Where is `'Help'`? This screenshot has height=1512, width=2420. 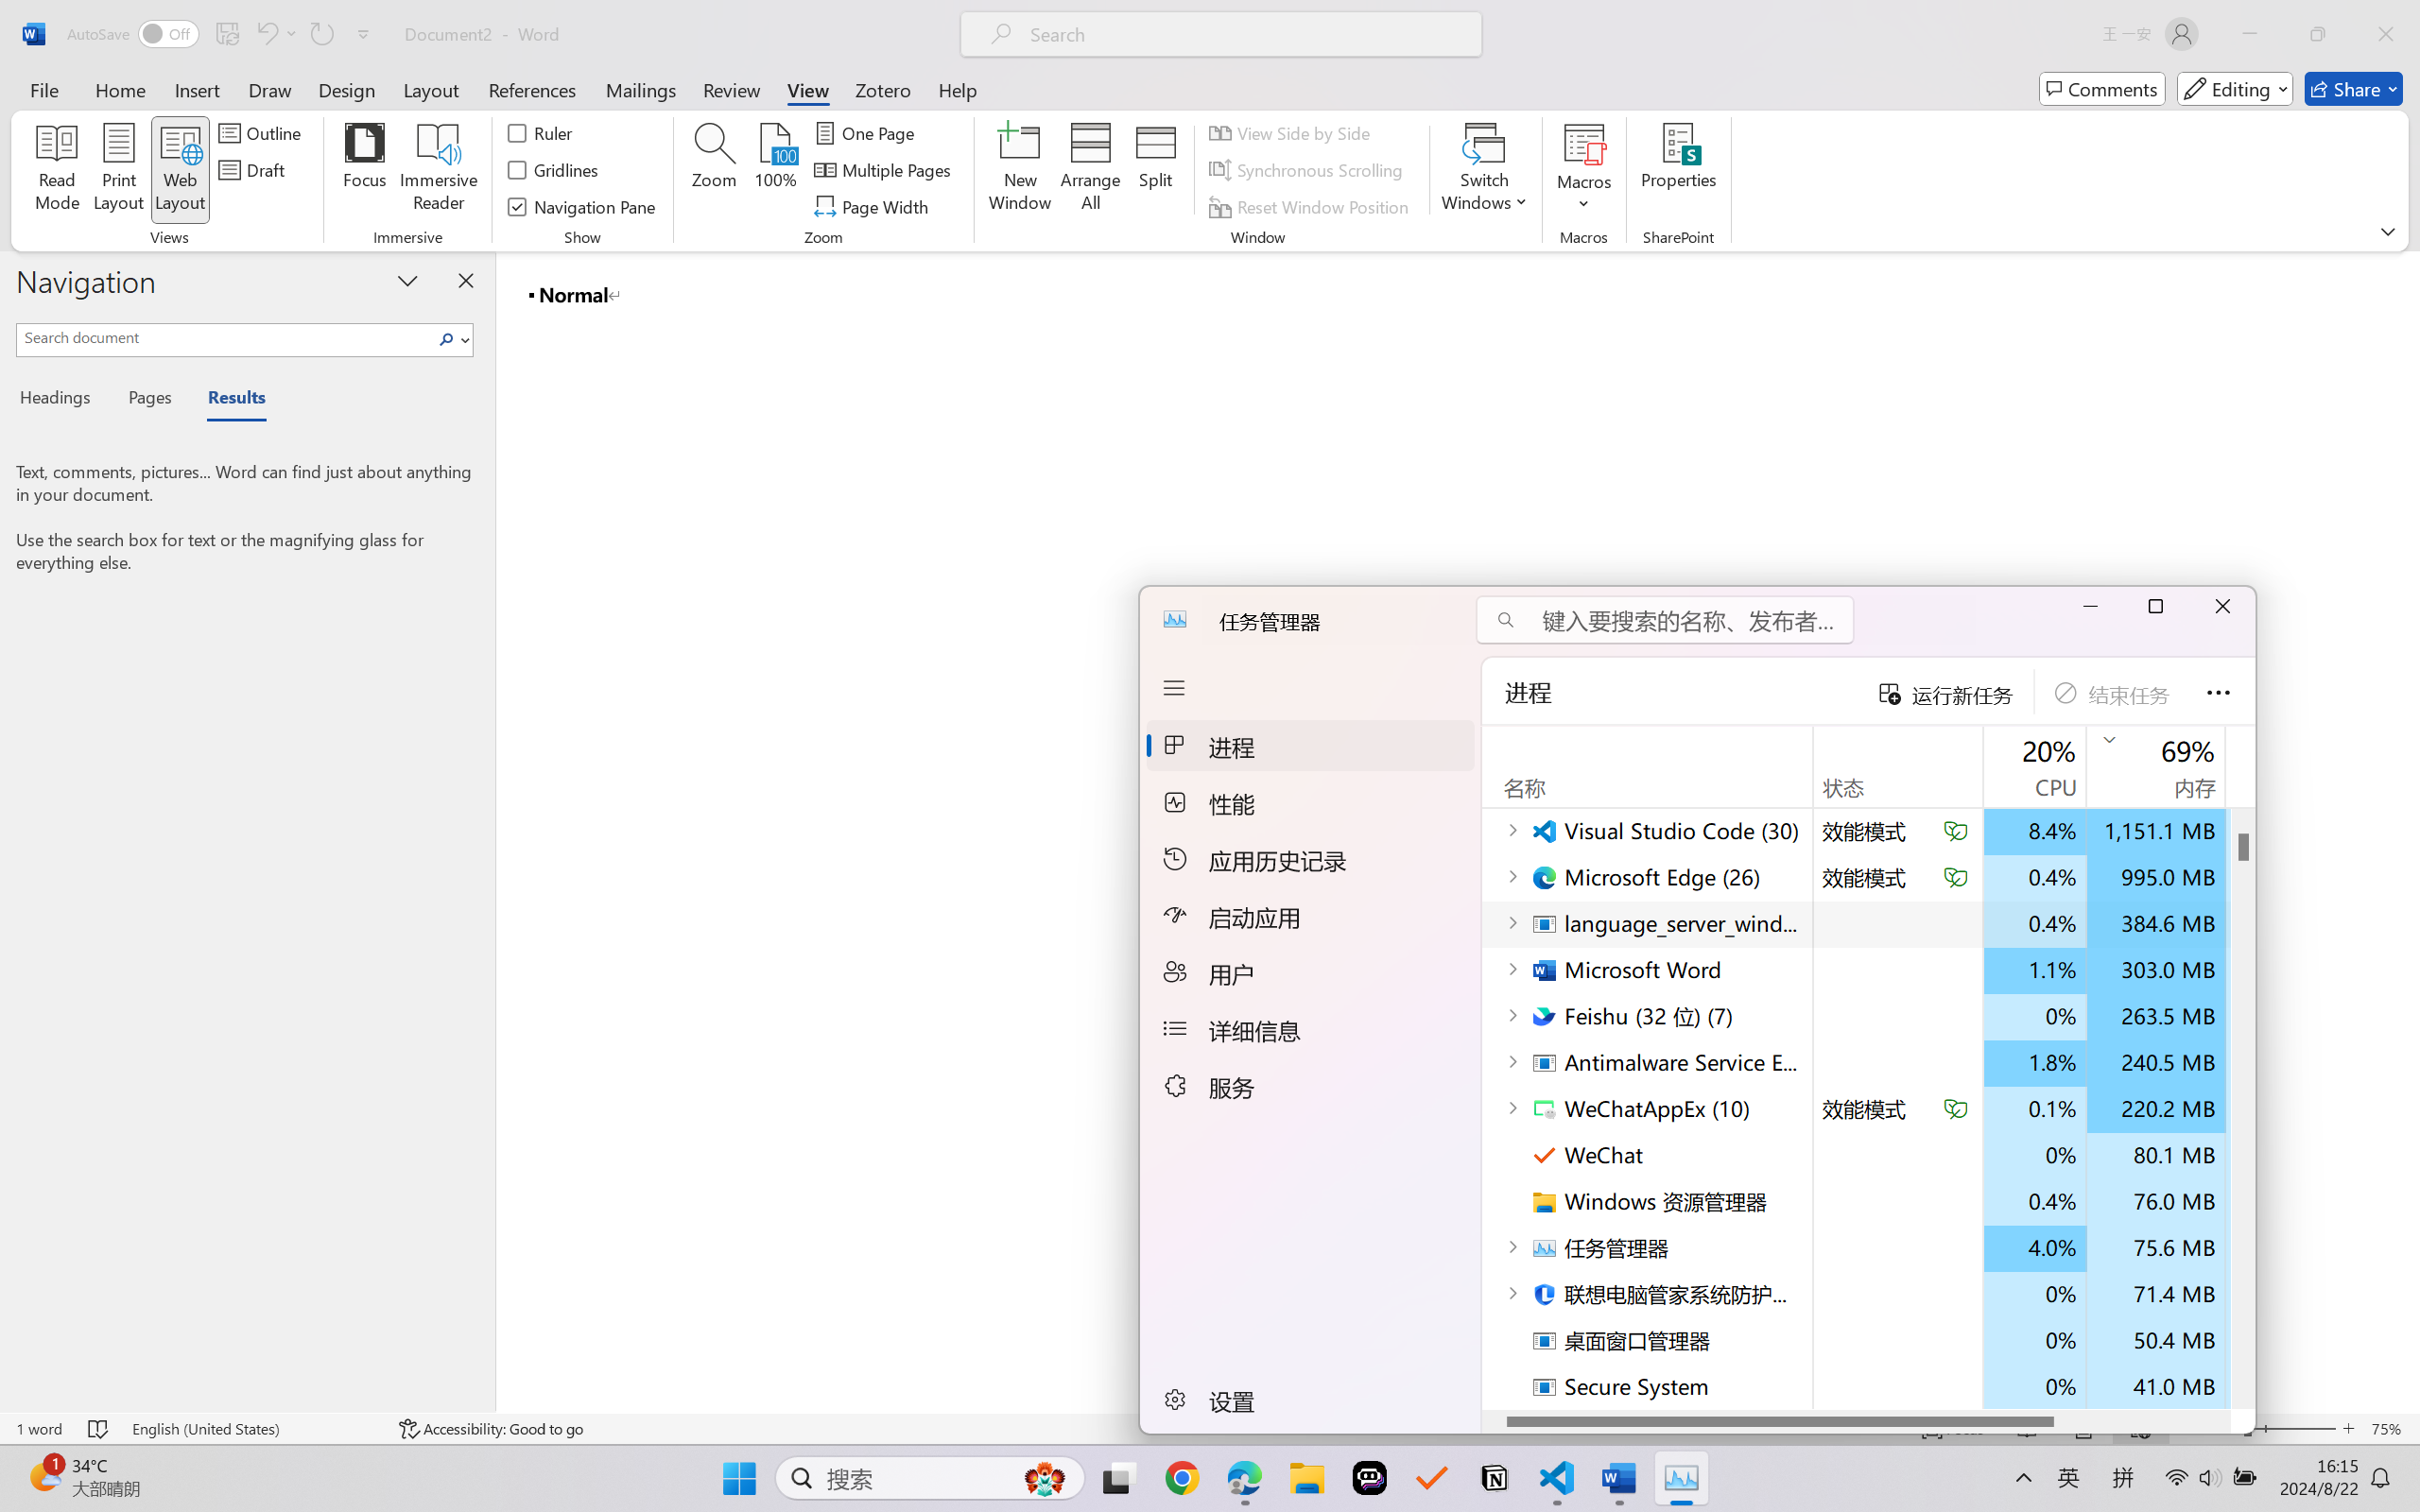
'Help' is located at coordinates (956, 88).